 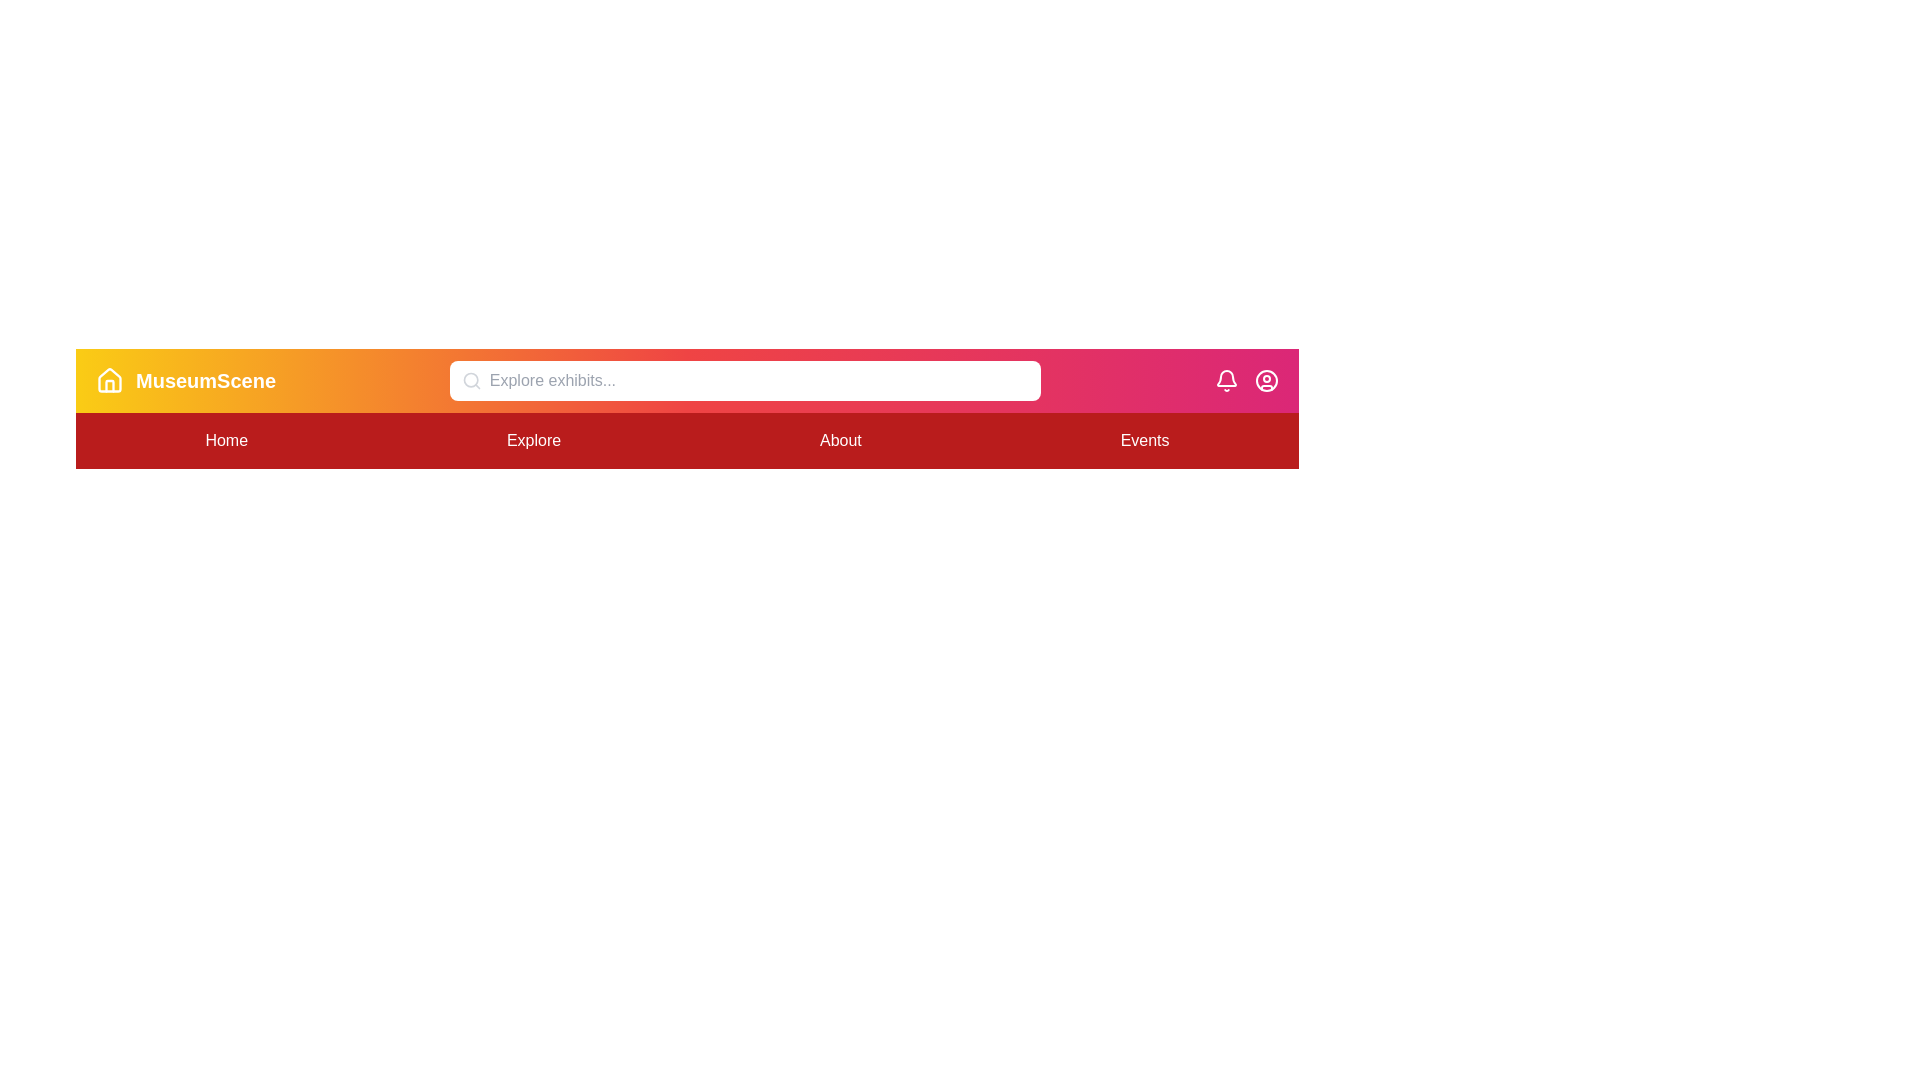 I want to click on the 'Explore' tab in the menu, so click(x=533, y=439).